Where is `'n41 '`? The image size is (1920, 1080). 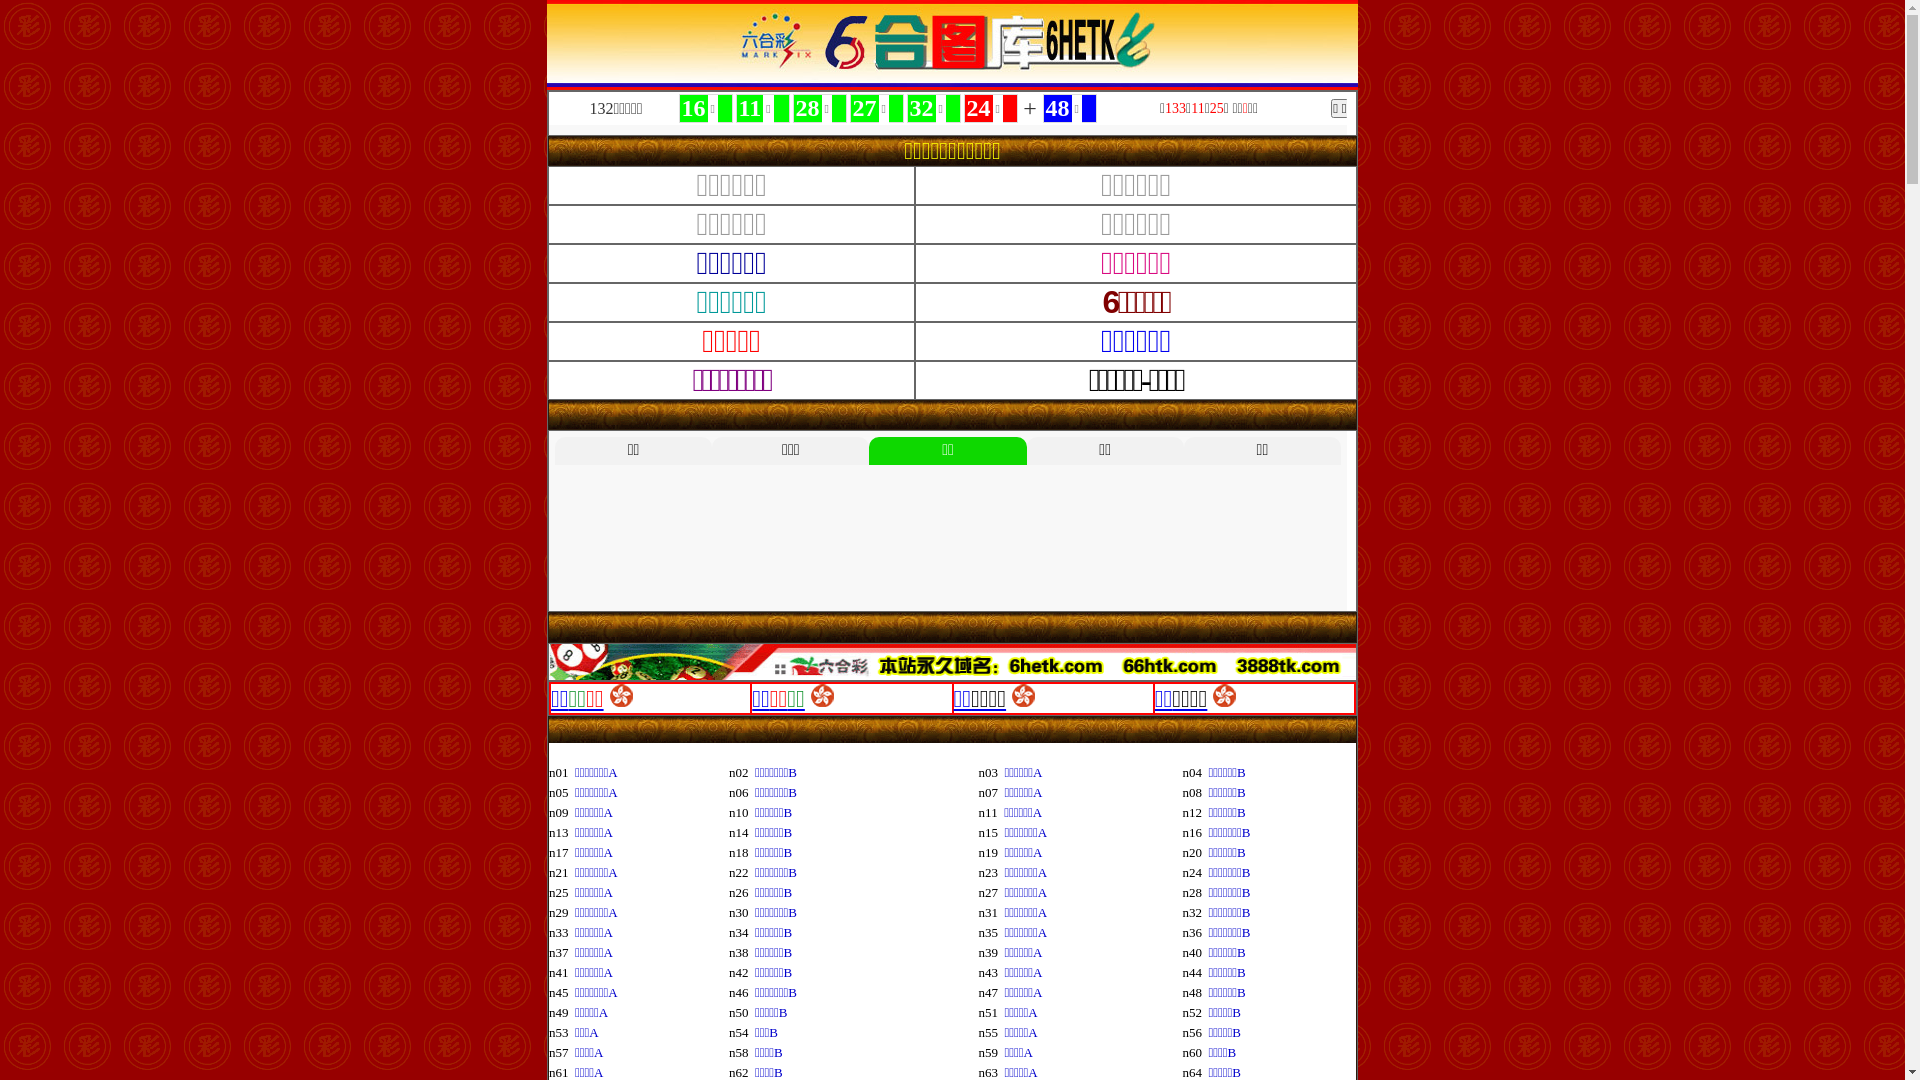 'n41 ' is located at coordinates (560, 971).